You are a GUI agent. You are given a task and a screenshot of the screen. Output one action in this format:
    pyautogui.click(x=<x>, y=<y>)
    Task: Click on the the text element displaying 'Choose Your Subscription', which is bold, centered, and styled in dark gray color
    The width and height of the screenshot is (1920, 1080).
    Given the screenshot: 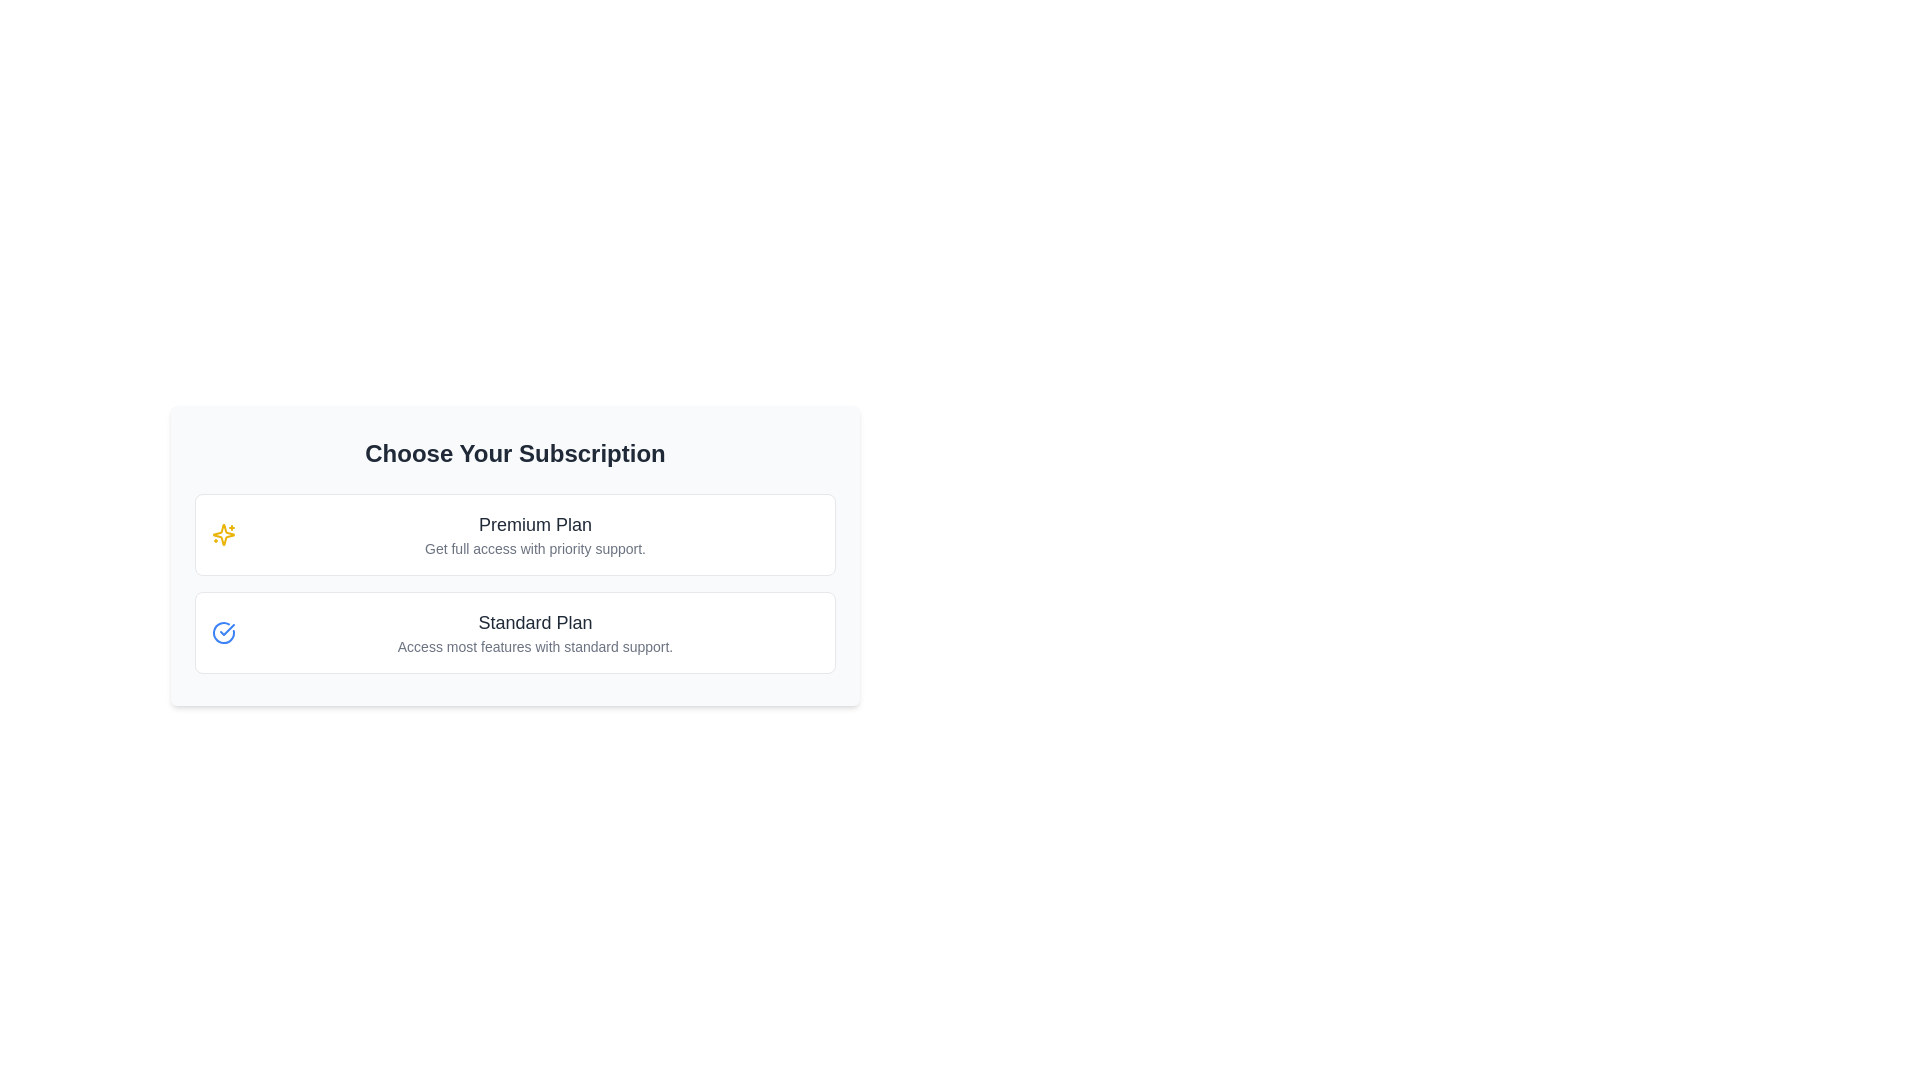 What is the action you would take?
    pyautogui.click(x=515, y=454)
    